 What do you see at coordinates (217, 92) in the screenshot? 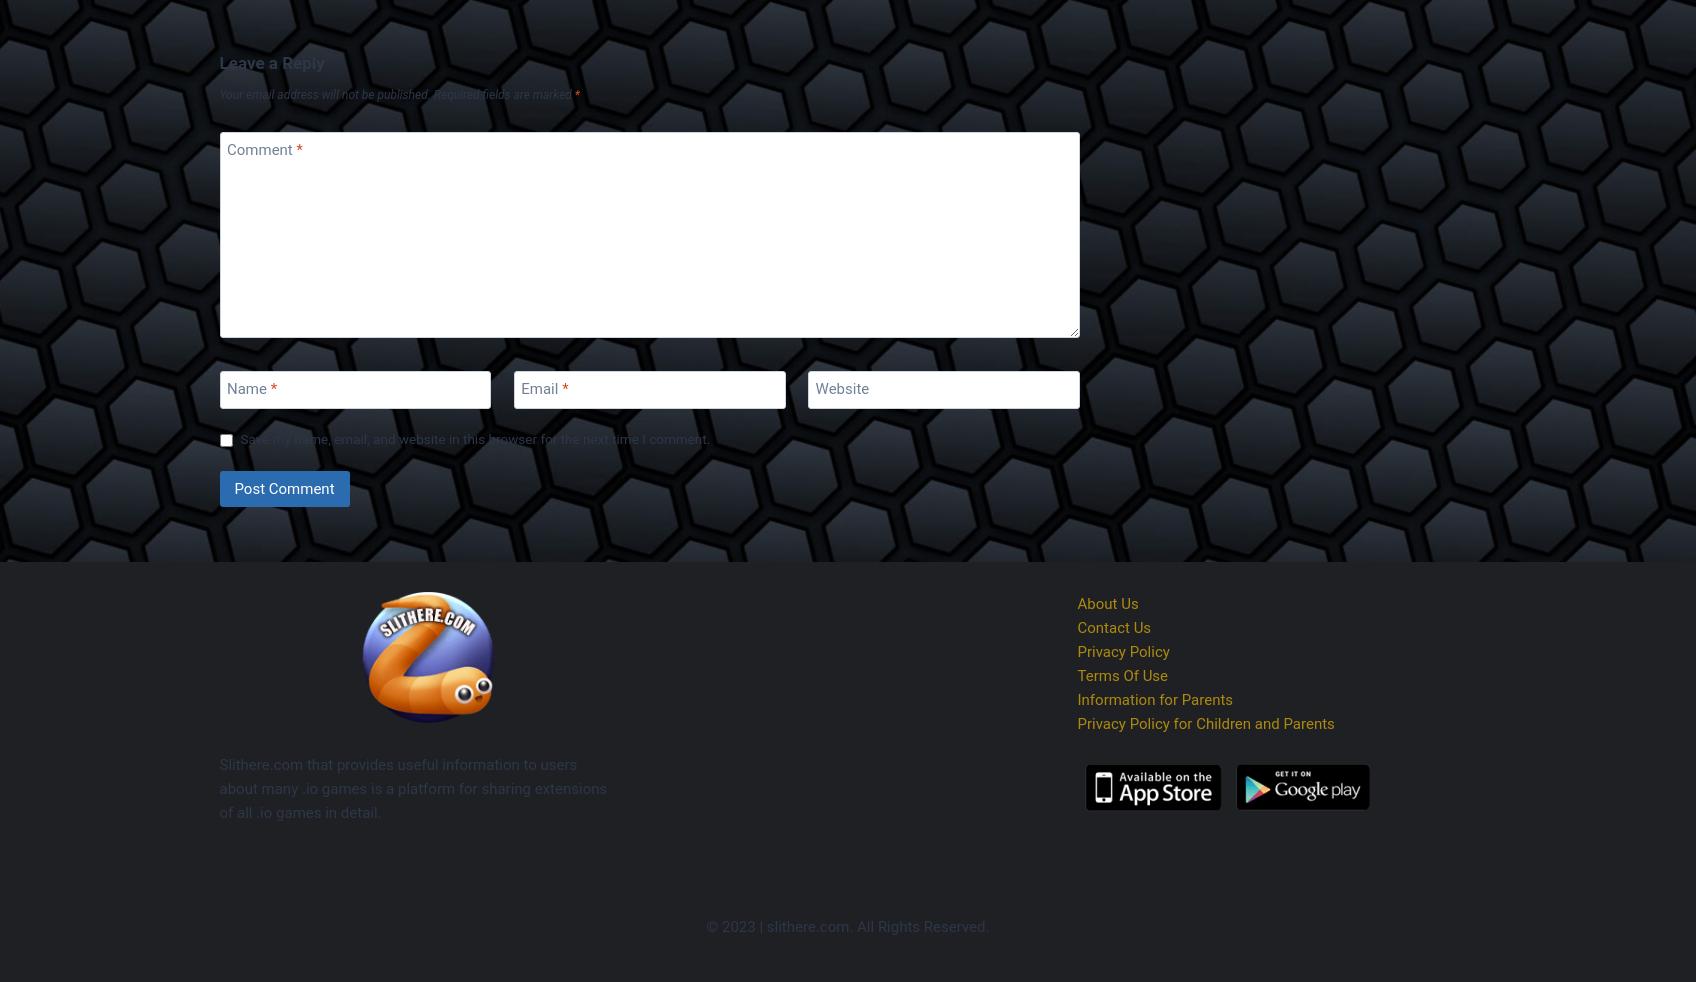
I see `'Your email address will not be published.'` at bounding box center [217, 92].